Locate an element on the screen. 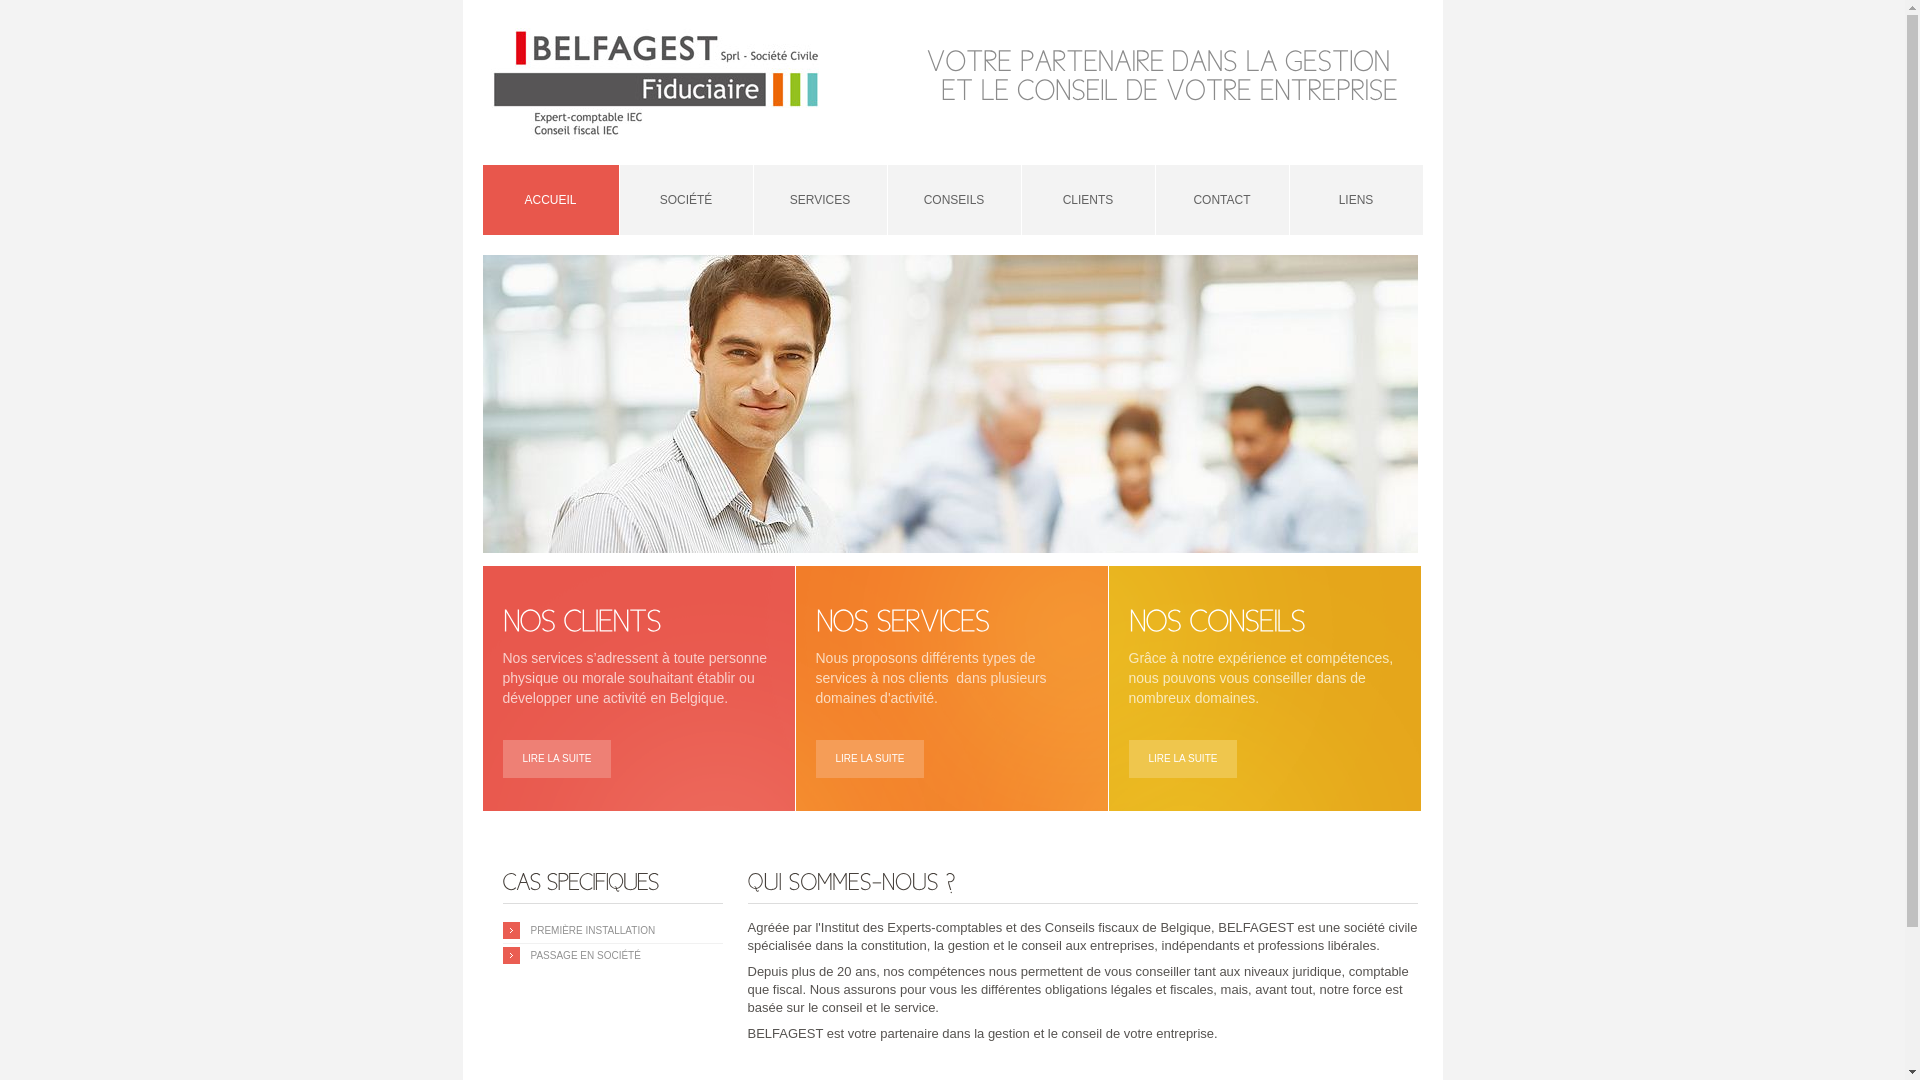 This screenshot has height=1080, width=1920. 'ACCUEIL' is located at coordinates (550, 200).